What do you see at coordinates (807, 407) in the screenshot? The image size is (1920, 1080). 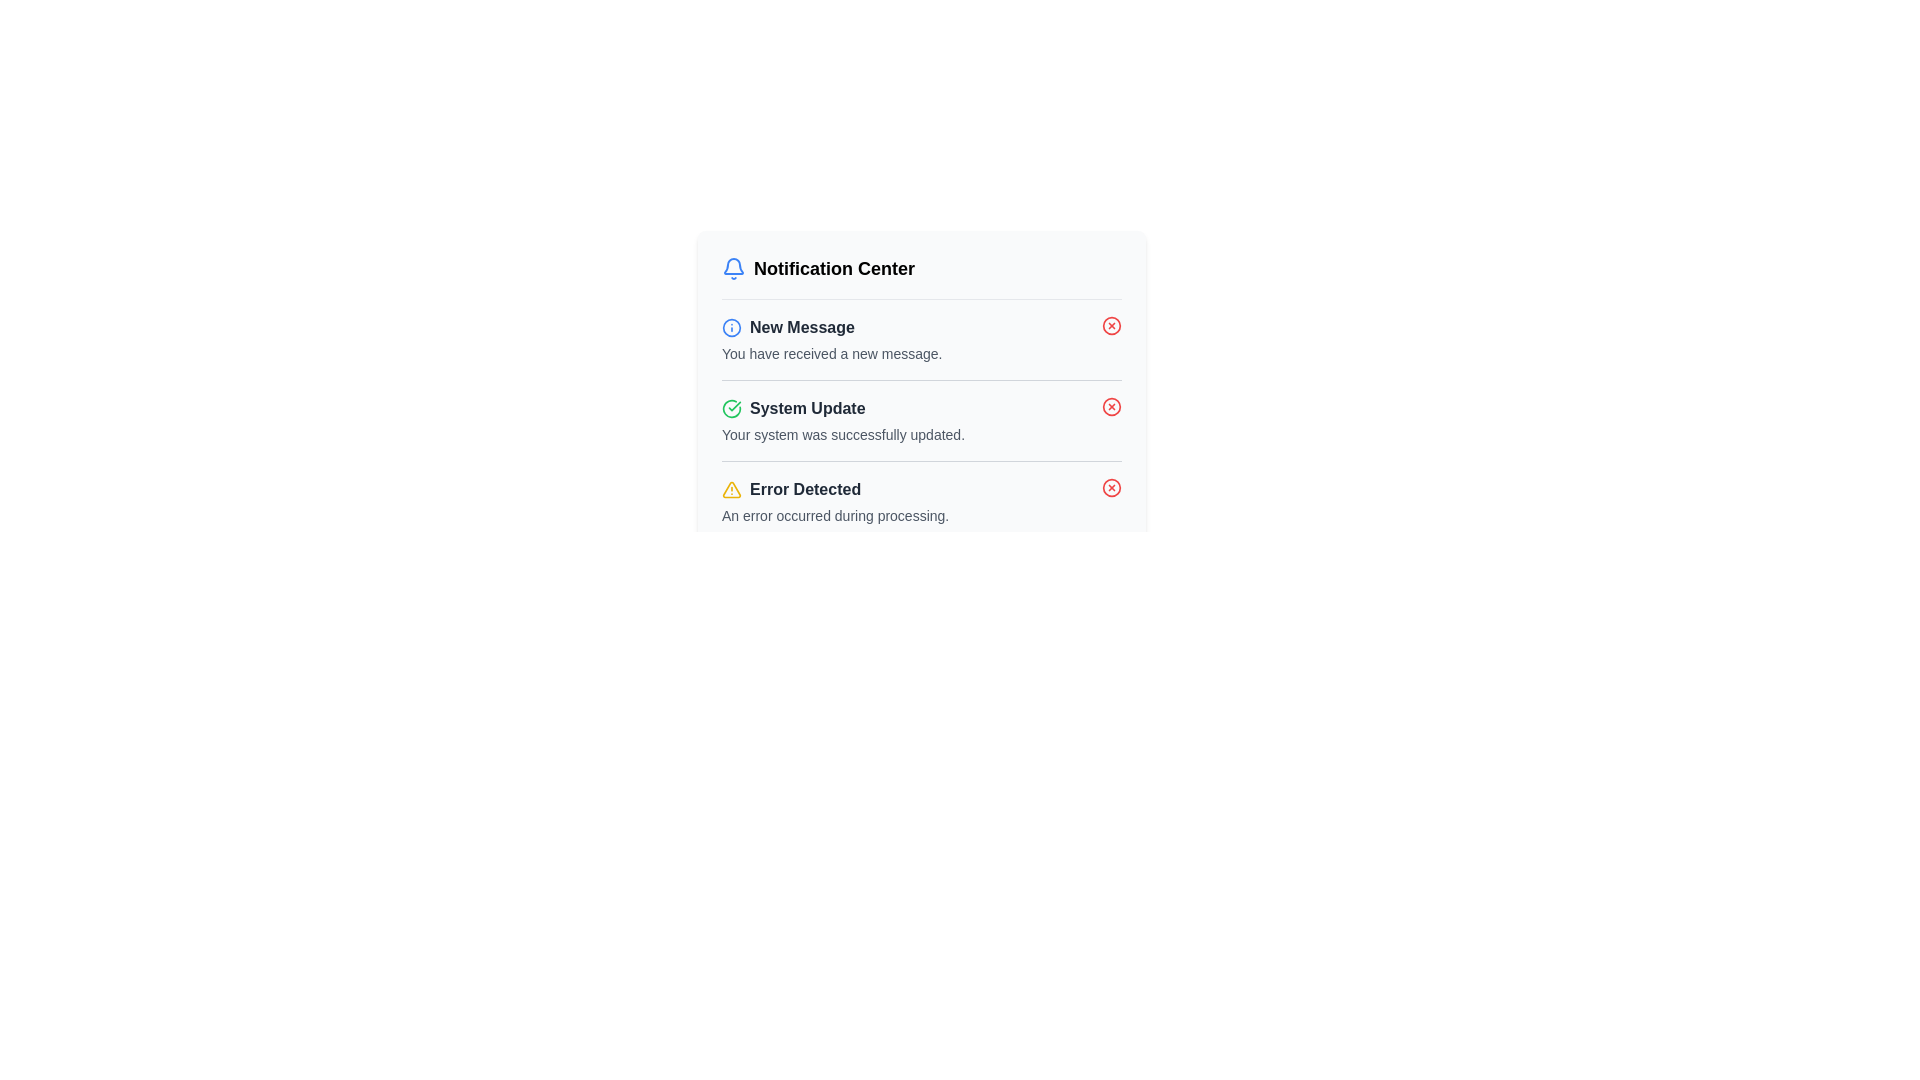 I see `text label indicating a successful system update, which is the second notification title in the list, positioned below 'New Message' and above 'Error Detected', and aligned with a green check icon to its left` at bounding box center [807, 407].